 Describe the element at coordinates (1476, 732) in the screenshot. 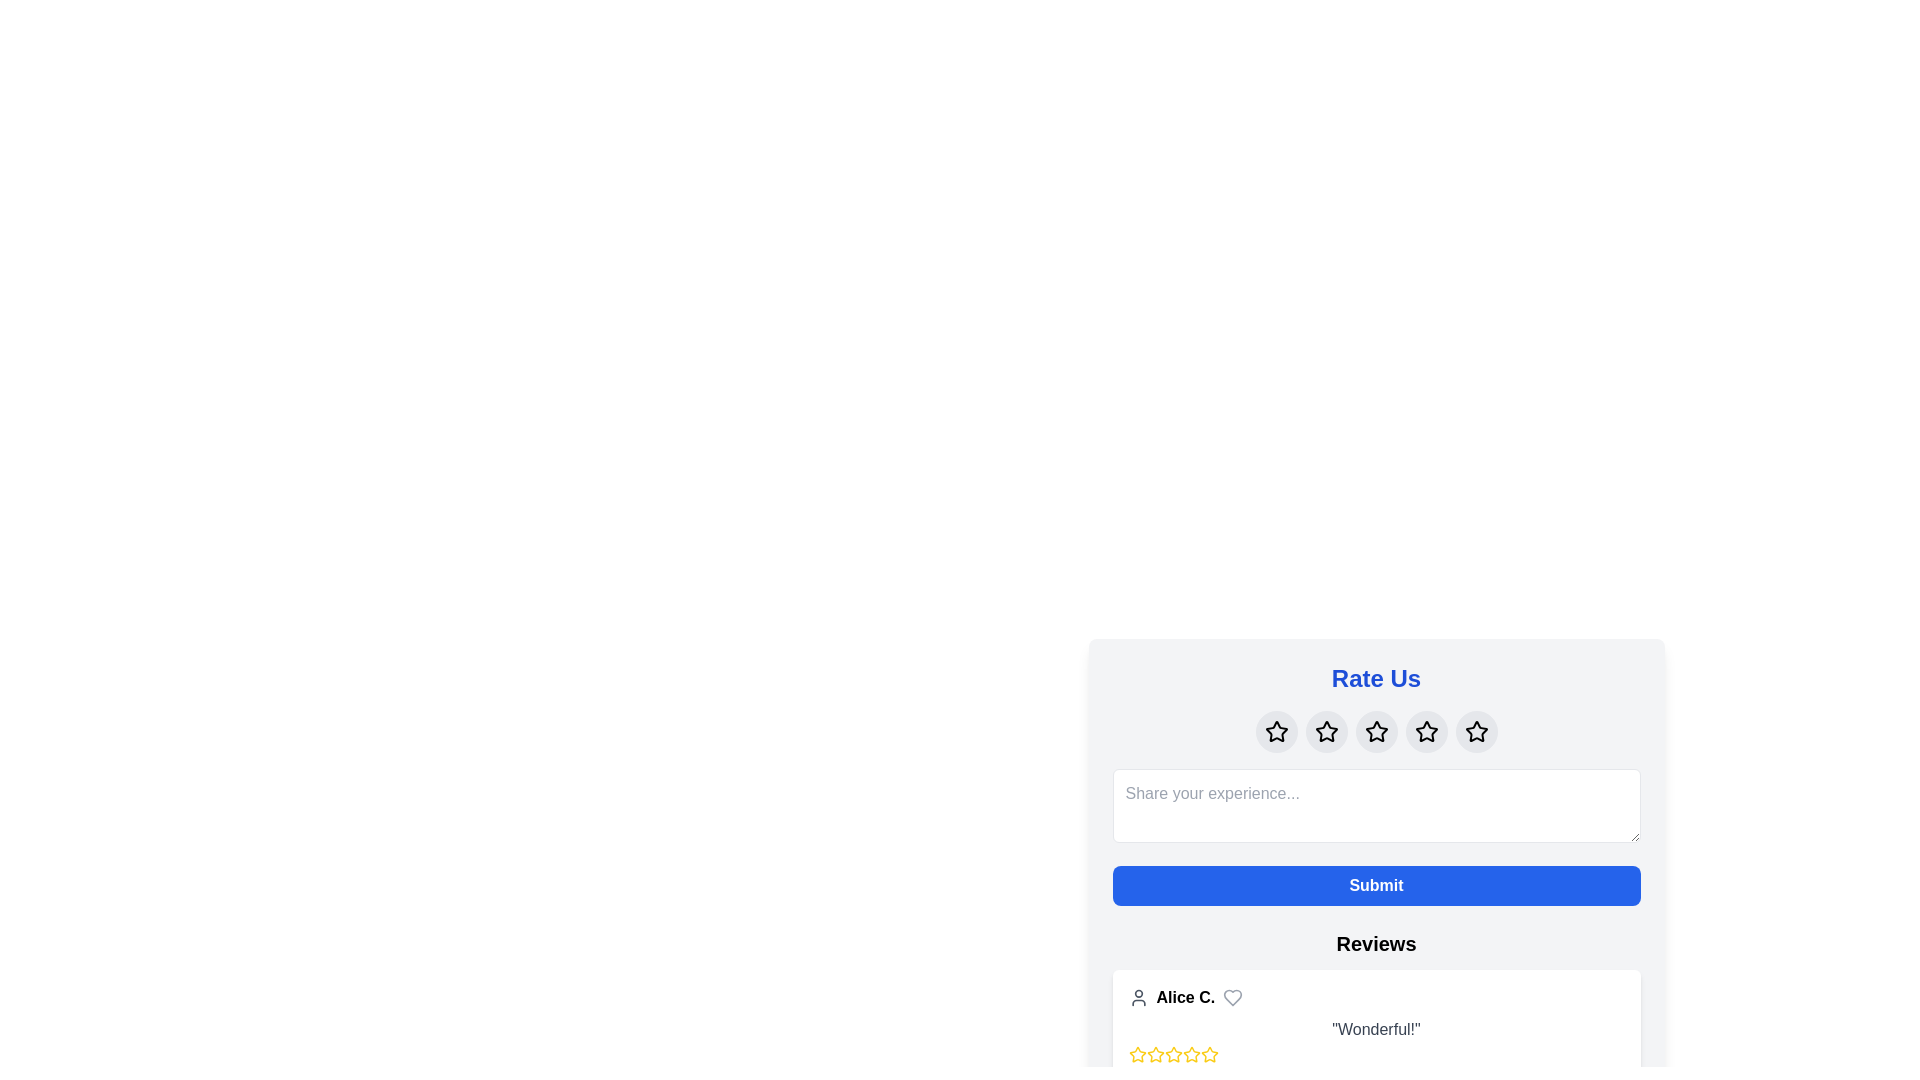

I see `the fifth star-shaped icon within a circular button under the 'Rate Us' heading` at that location.